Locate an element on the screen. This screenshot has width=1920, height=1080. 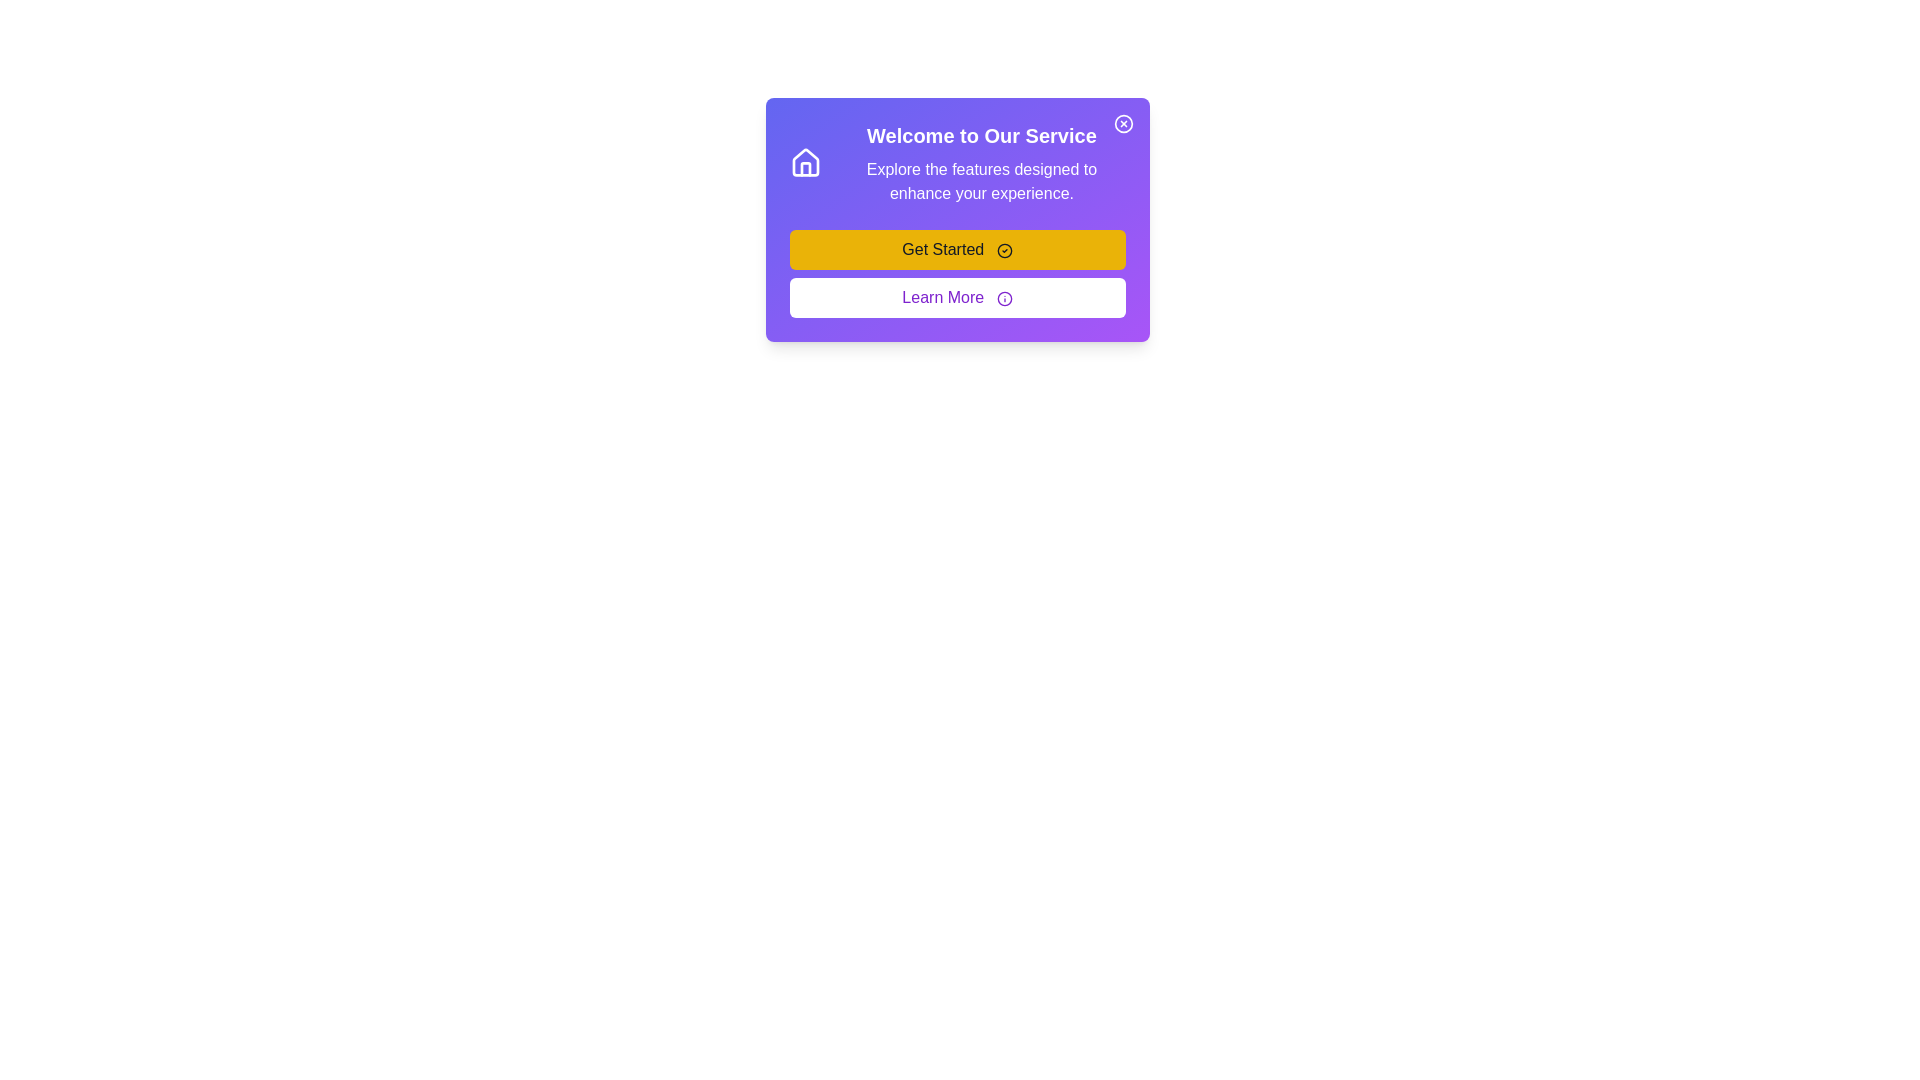
the circular yellow icon with a dark border located at the center of the 'Get Started' button in the modal panel is located at coordinates (1004, 249).